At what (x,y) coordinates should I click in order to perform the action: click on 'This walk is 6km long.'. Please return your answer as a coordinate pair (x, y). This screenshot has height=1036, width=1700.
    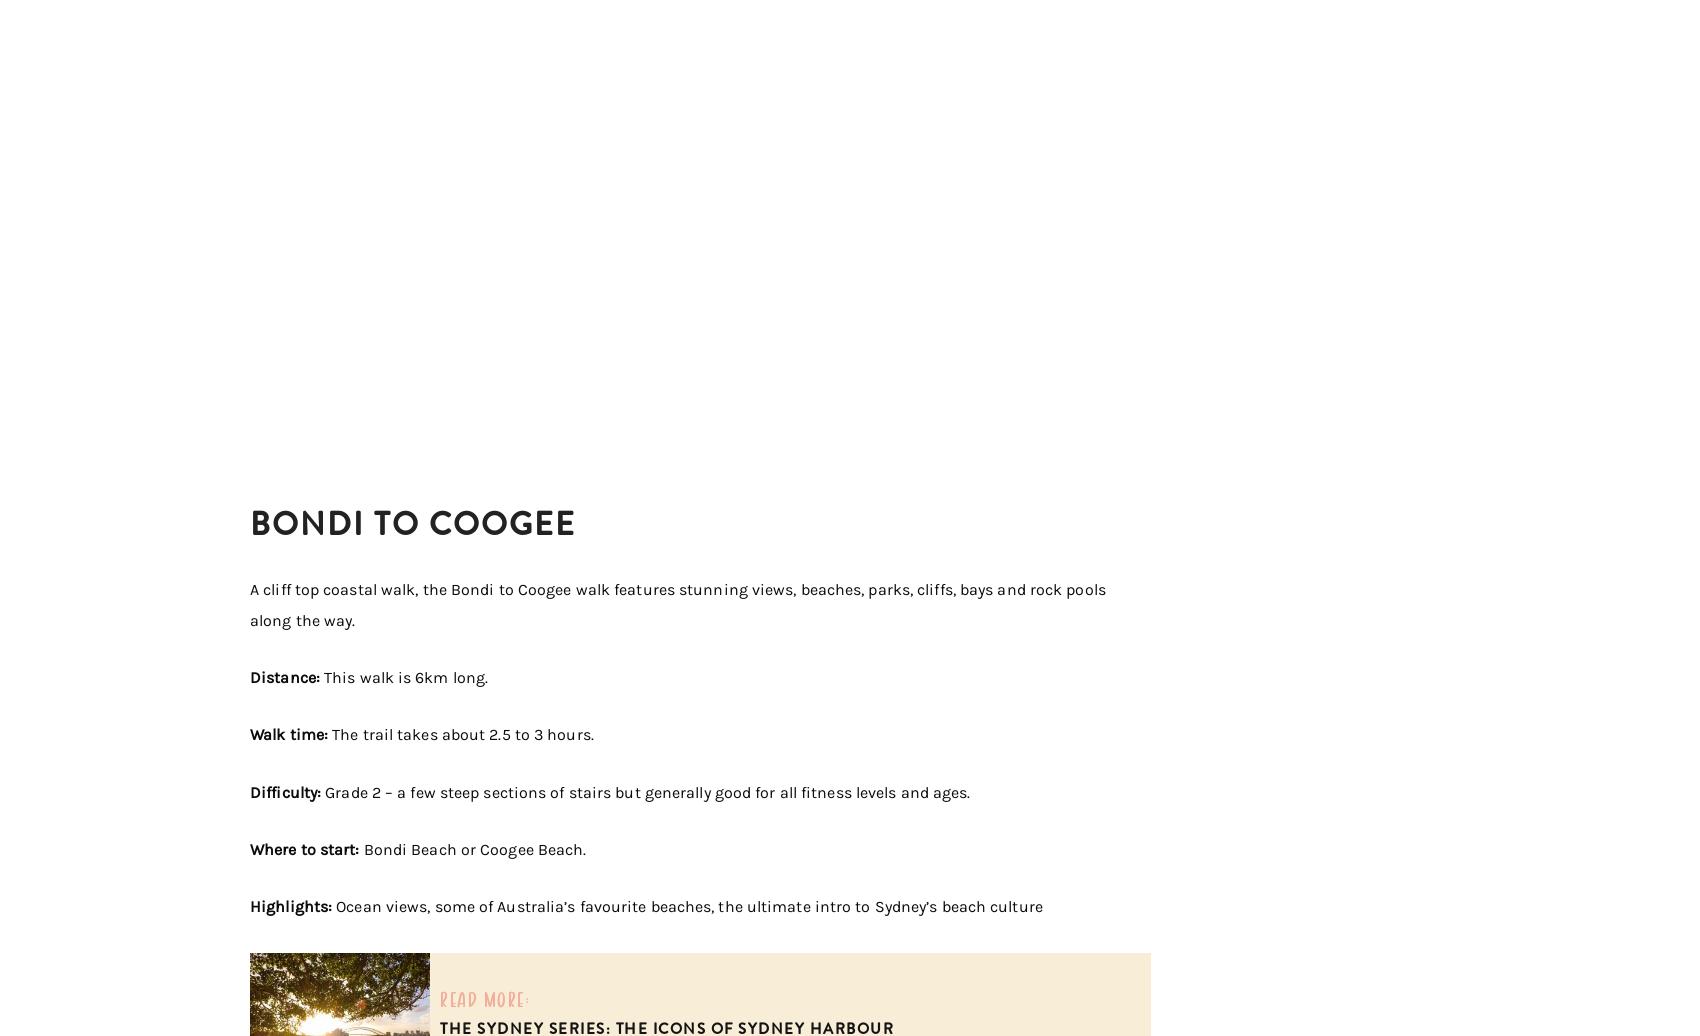
    Looking at the image, I should click on (323, 676).